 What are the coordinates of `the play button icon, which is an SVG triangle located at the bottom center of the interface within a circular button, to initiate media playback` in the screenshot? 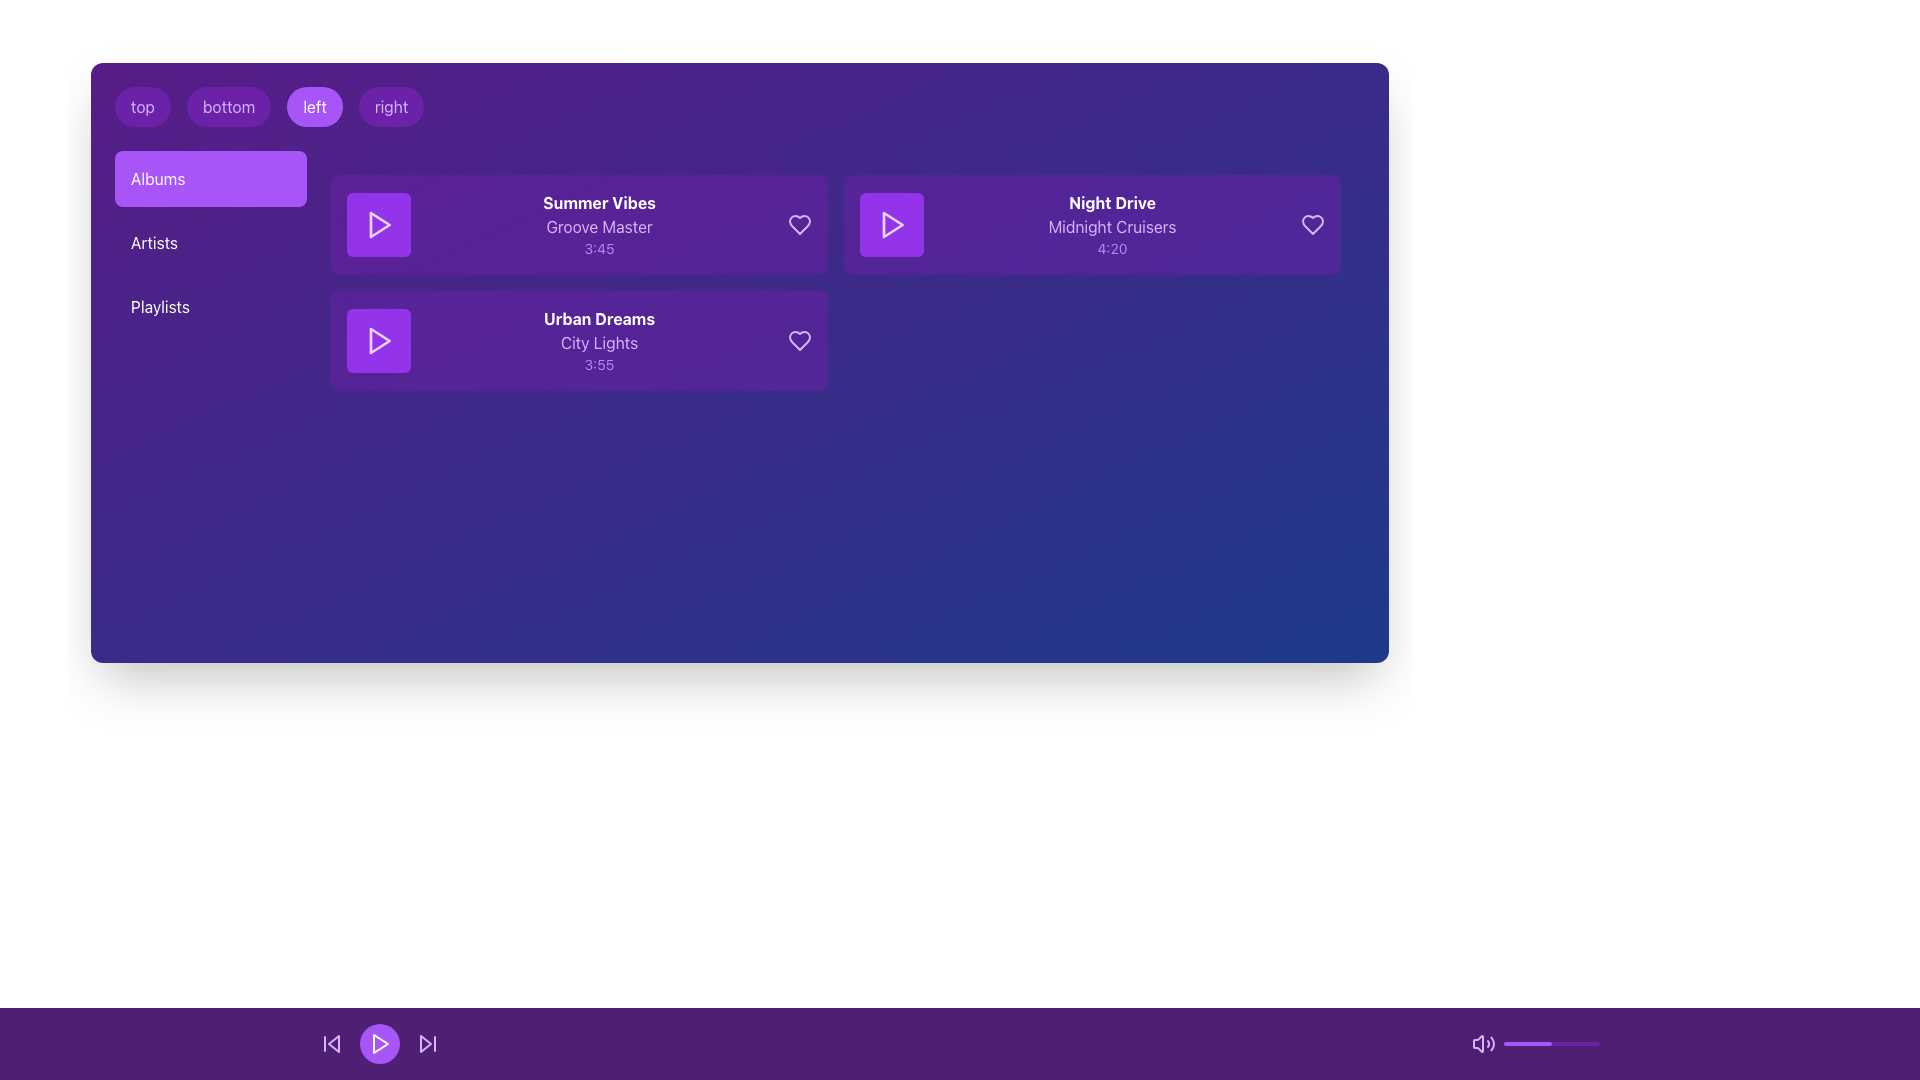 It's located at (380, 1043).